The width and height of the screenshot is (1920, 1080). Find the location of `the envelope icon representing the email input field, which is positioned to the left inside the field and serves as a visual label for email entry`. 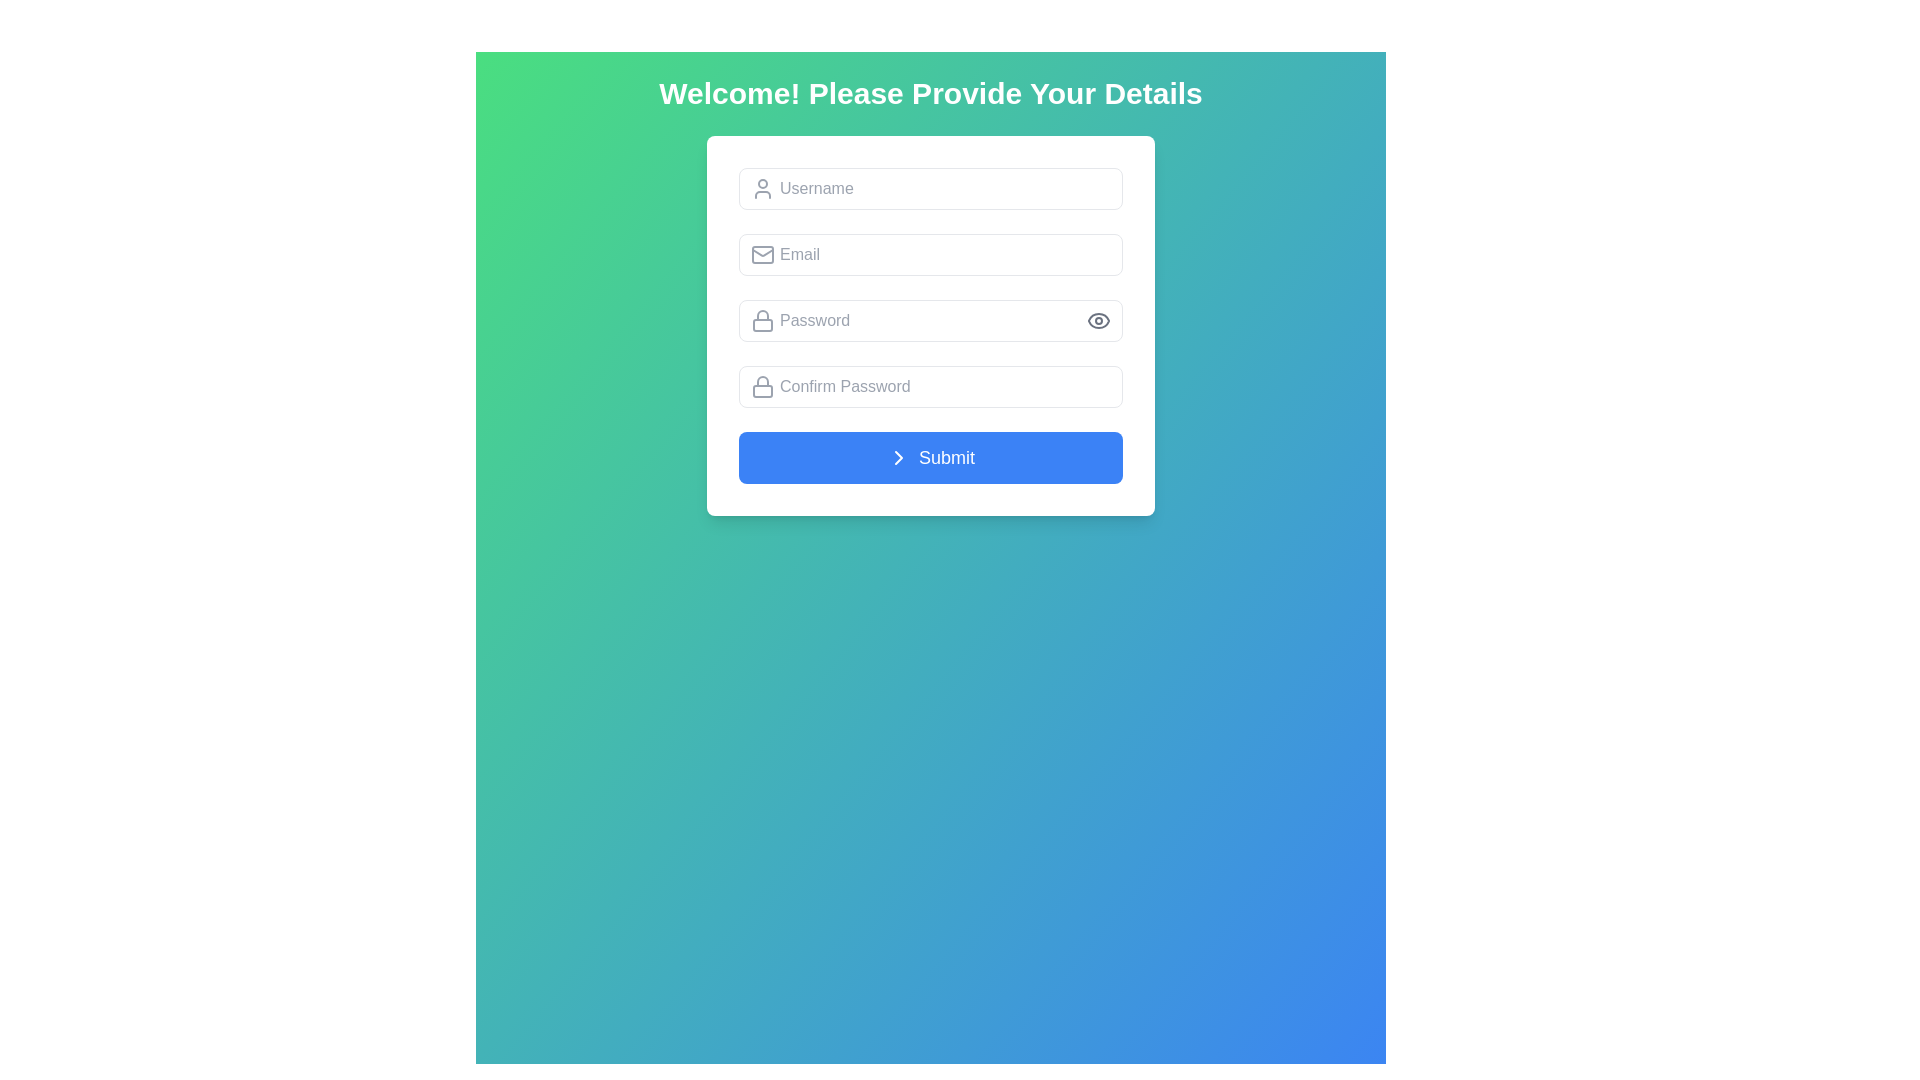

the envelope icon representing the email input field, which is positioned to the left inside the field and serves as a visual label for email entry is located at coordinates (762, 253).